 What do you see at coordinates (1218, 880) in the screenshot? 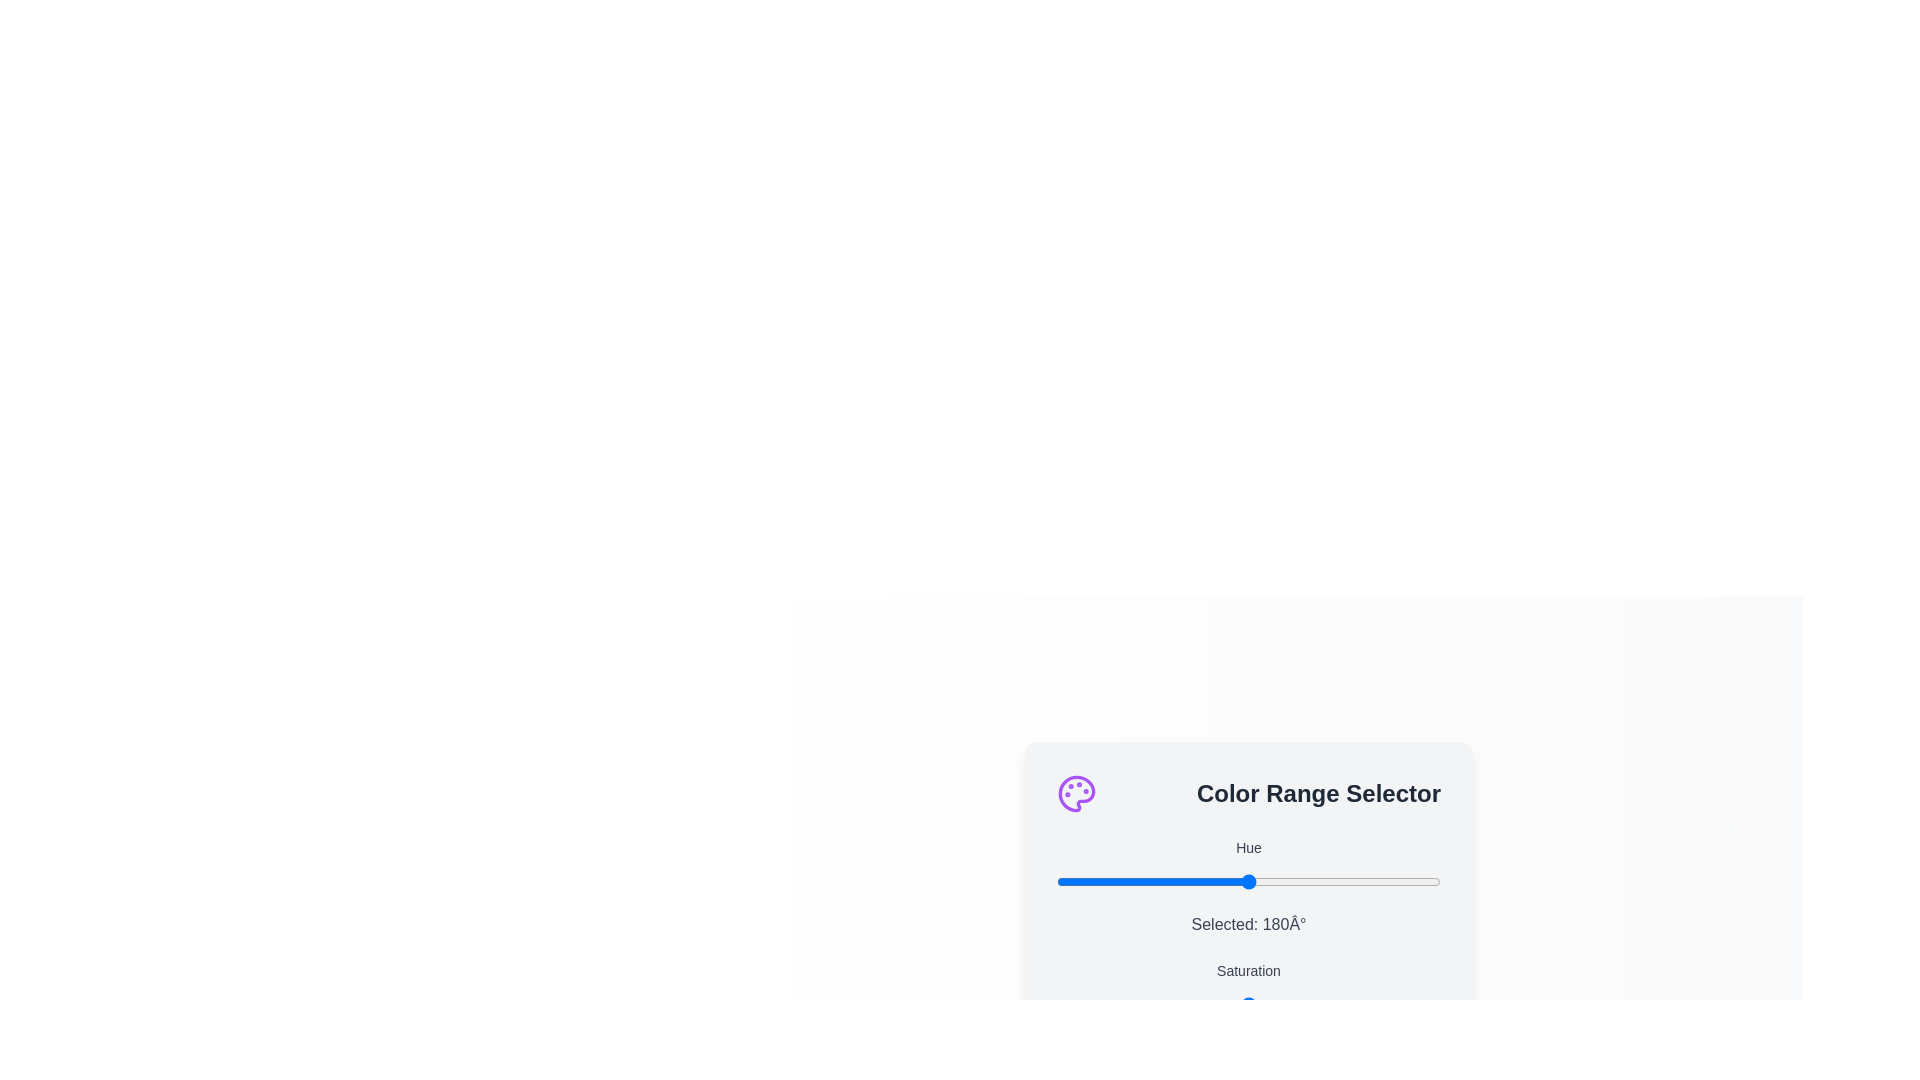
I see `the hue value on the slider` at bounding box center [1218, 880].